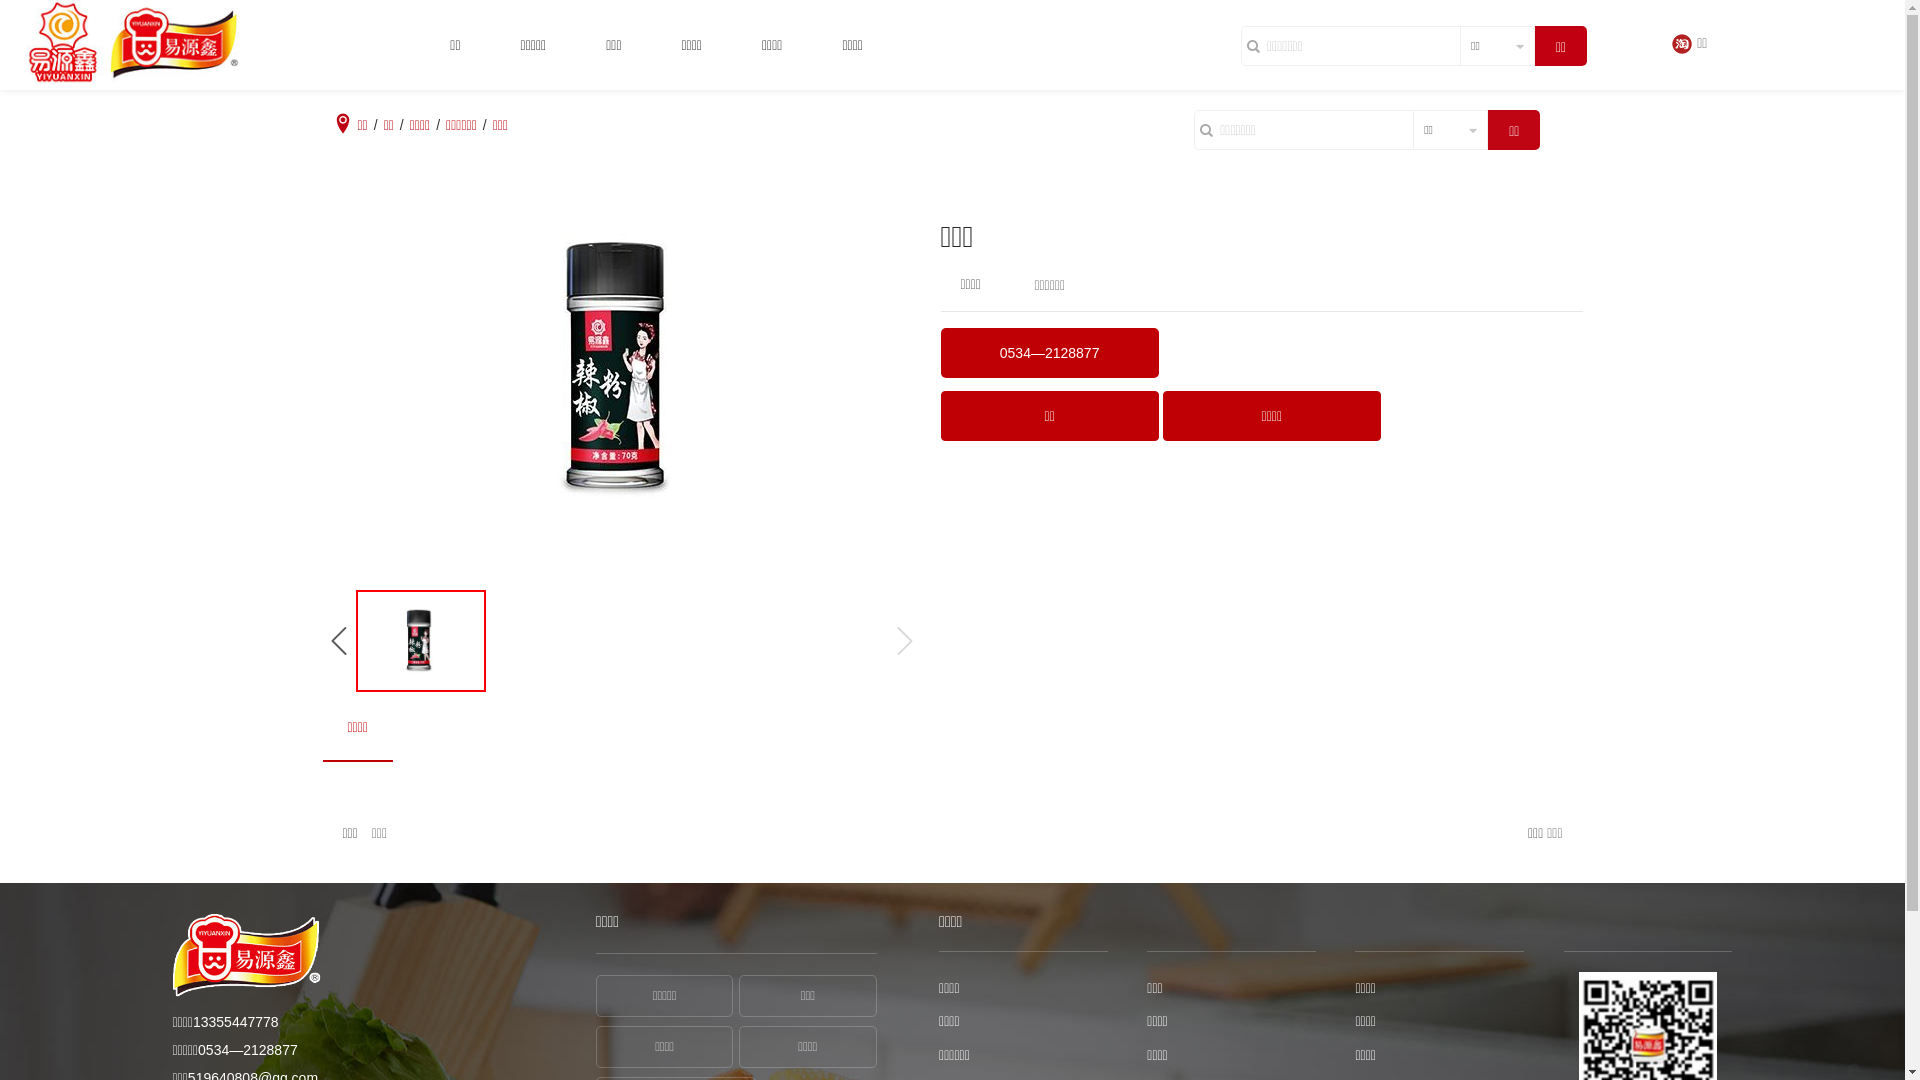 This screenshot has height=1080, width=1920. I want to click on '13355447778', so click(235, 1022).